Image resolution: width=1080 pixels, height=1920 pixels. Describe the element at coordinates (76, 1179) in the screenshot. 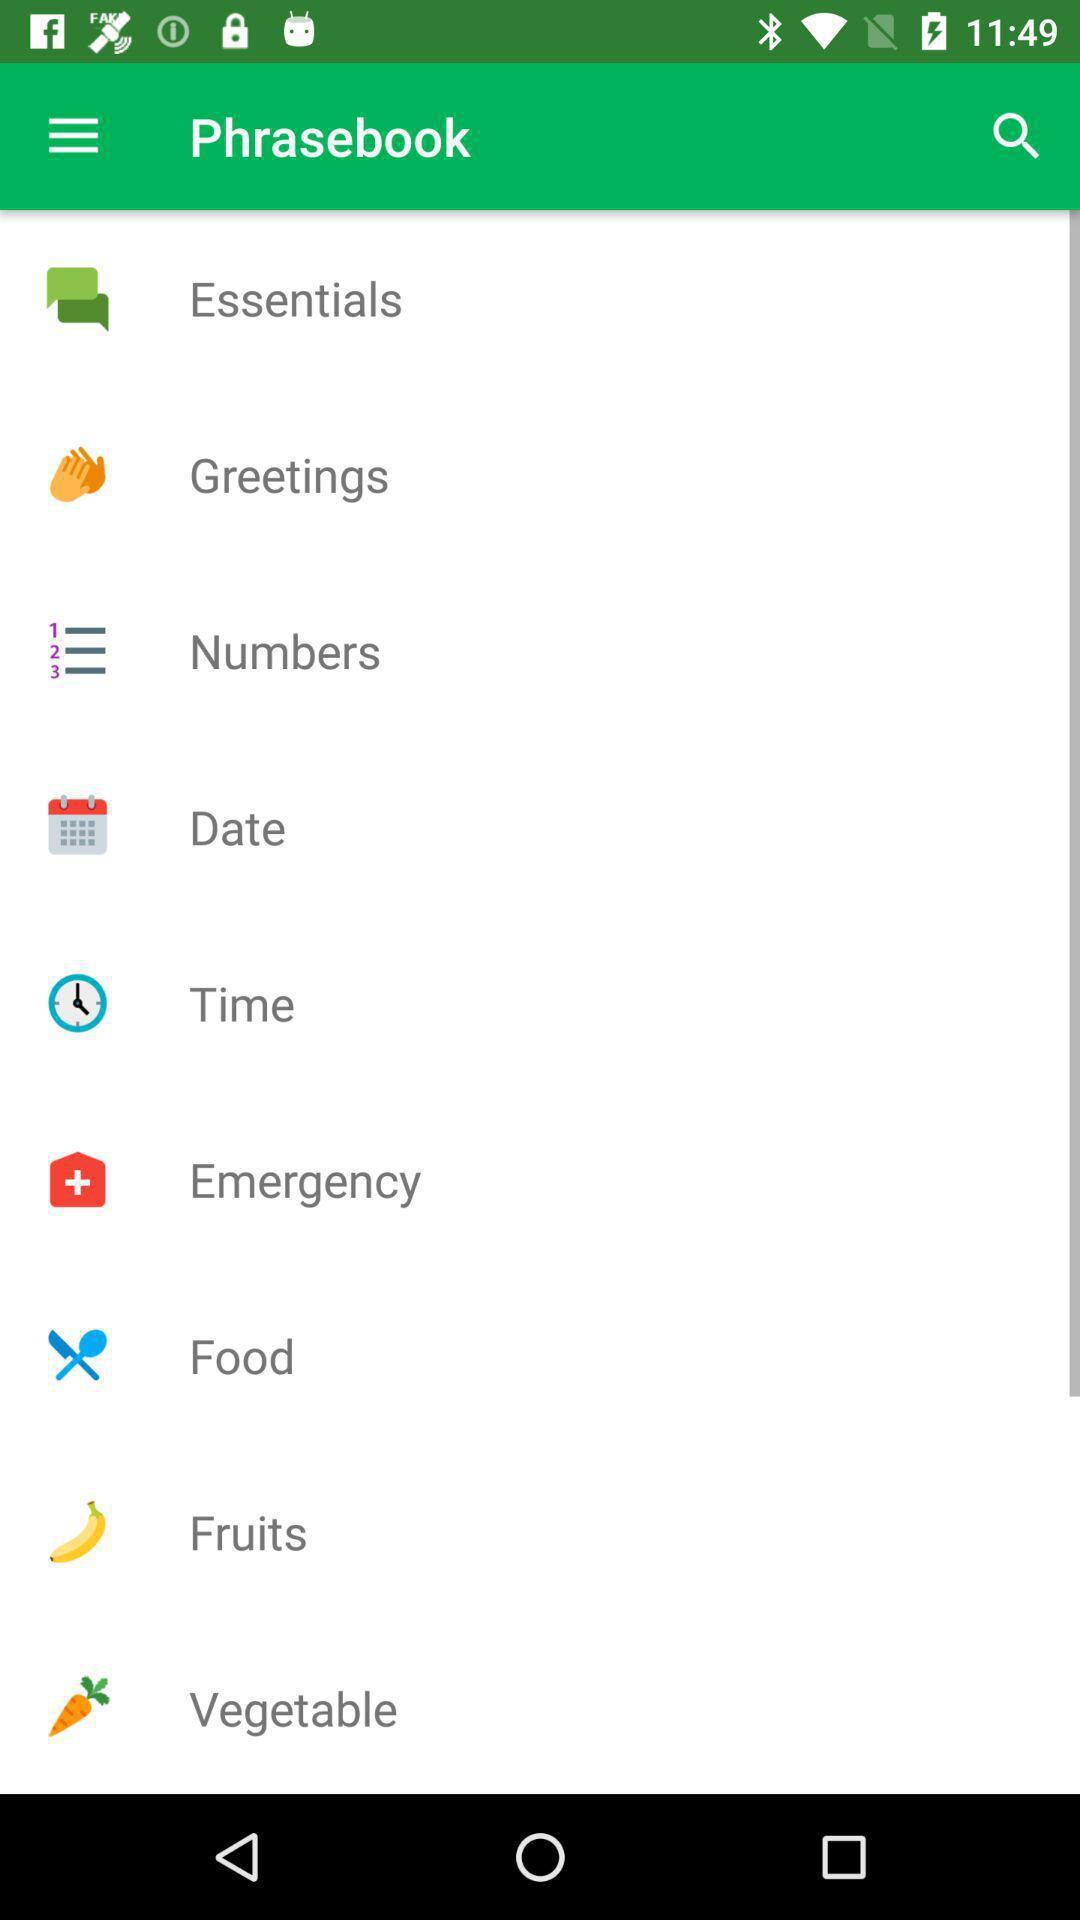

I see `emergency tab` at that location.